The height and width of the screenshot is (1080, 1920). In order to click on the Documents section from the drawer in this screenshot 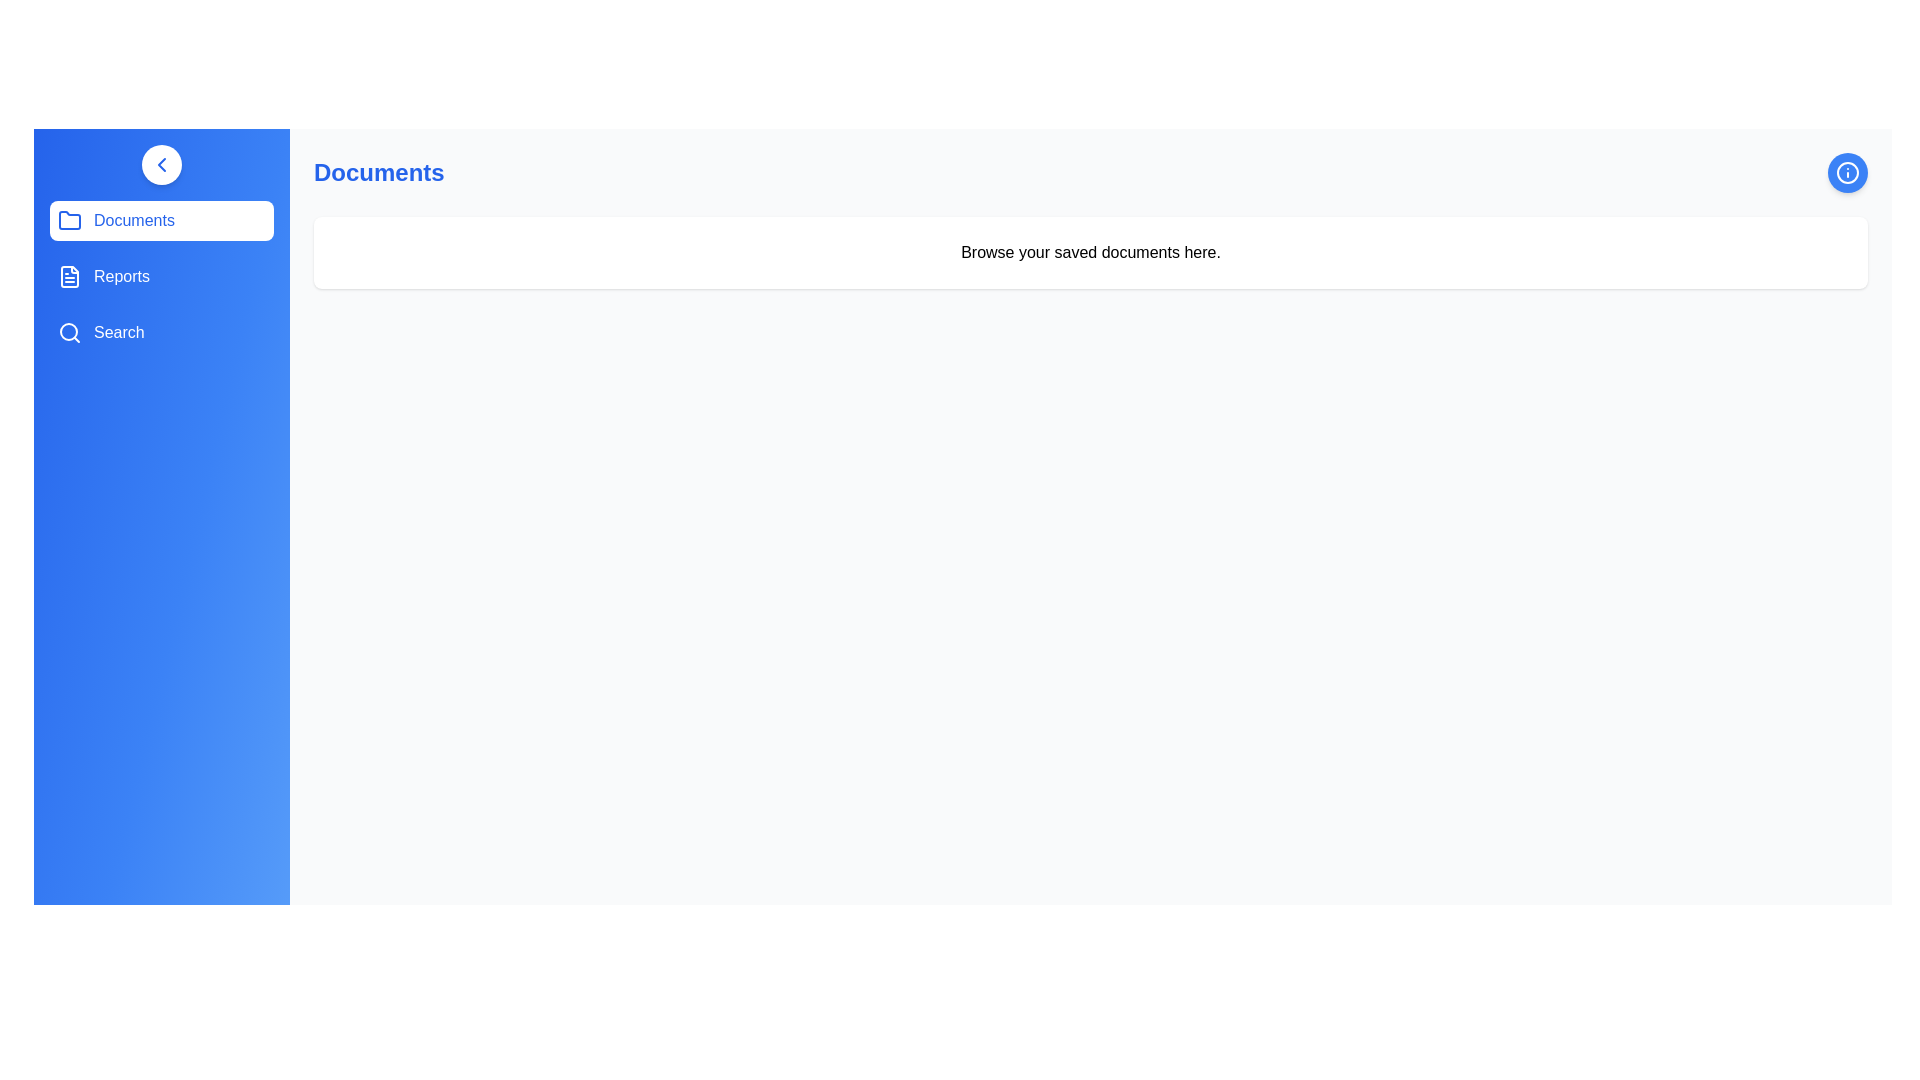, I will do `click(162, 220)`.